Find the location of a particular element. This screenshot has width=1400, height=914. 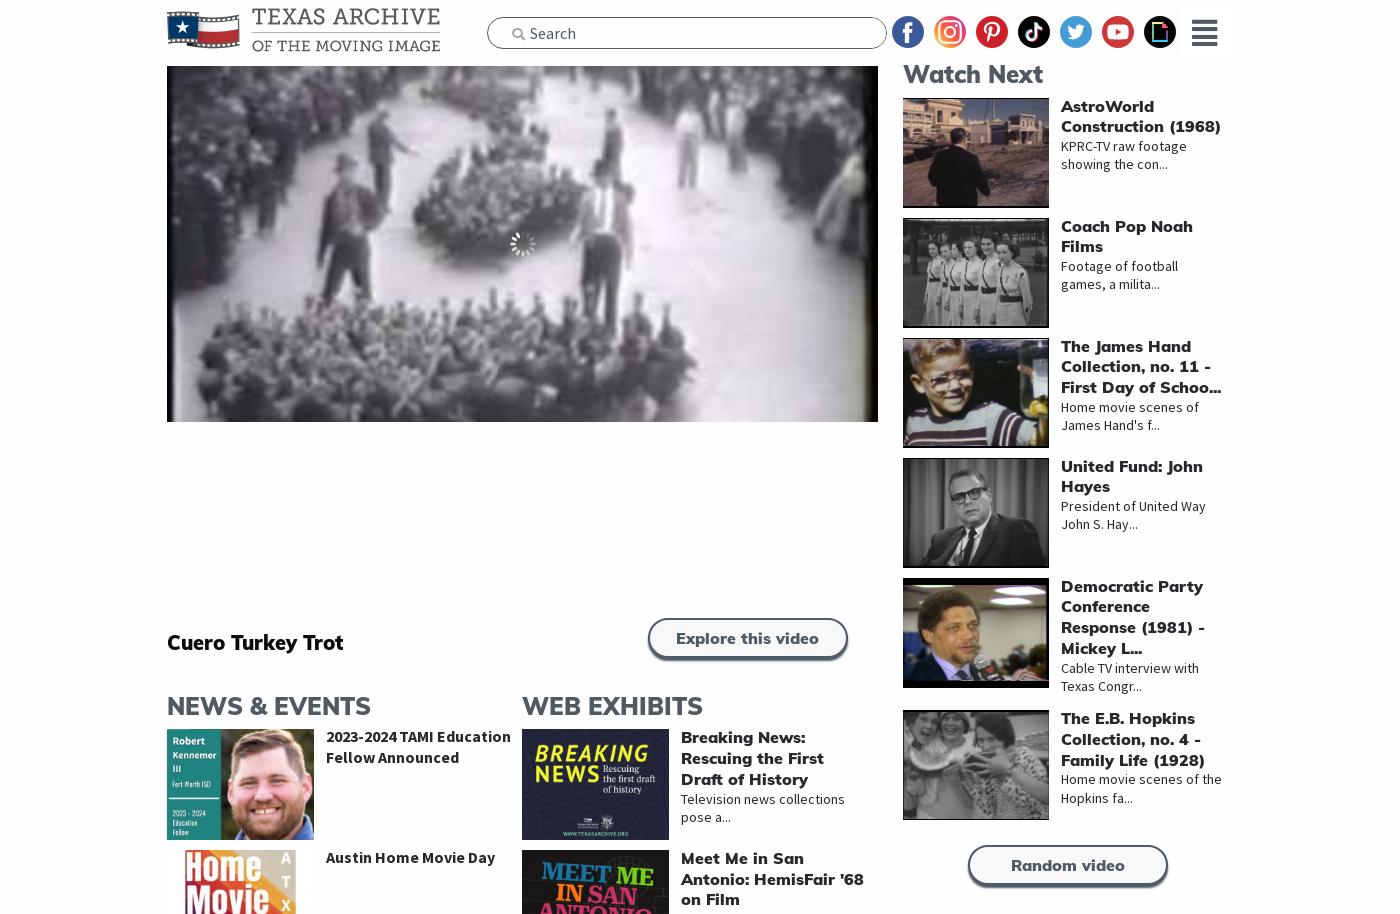

'Breaking News: Rescuing the First Draft of History' is located at coordinates (752, 757).